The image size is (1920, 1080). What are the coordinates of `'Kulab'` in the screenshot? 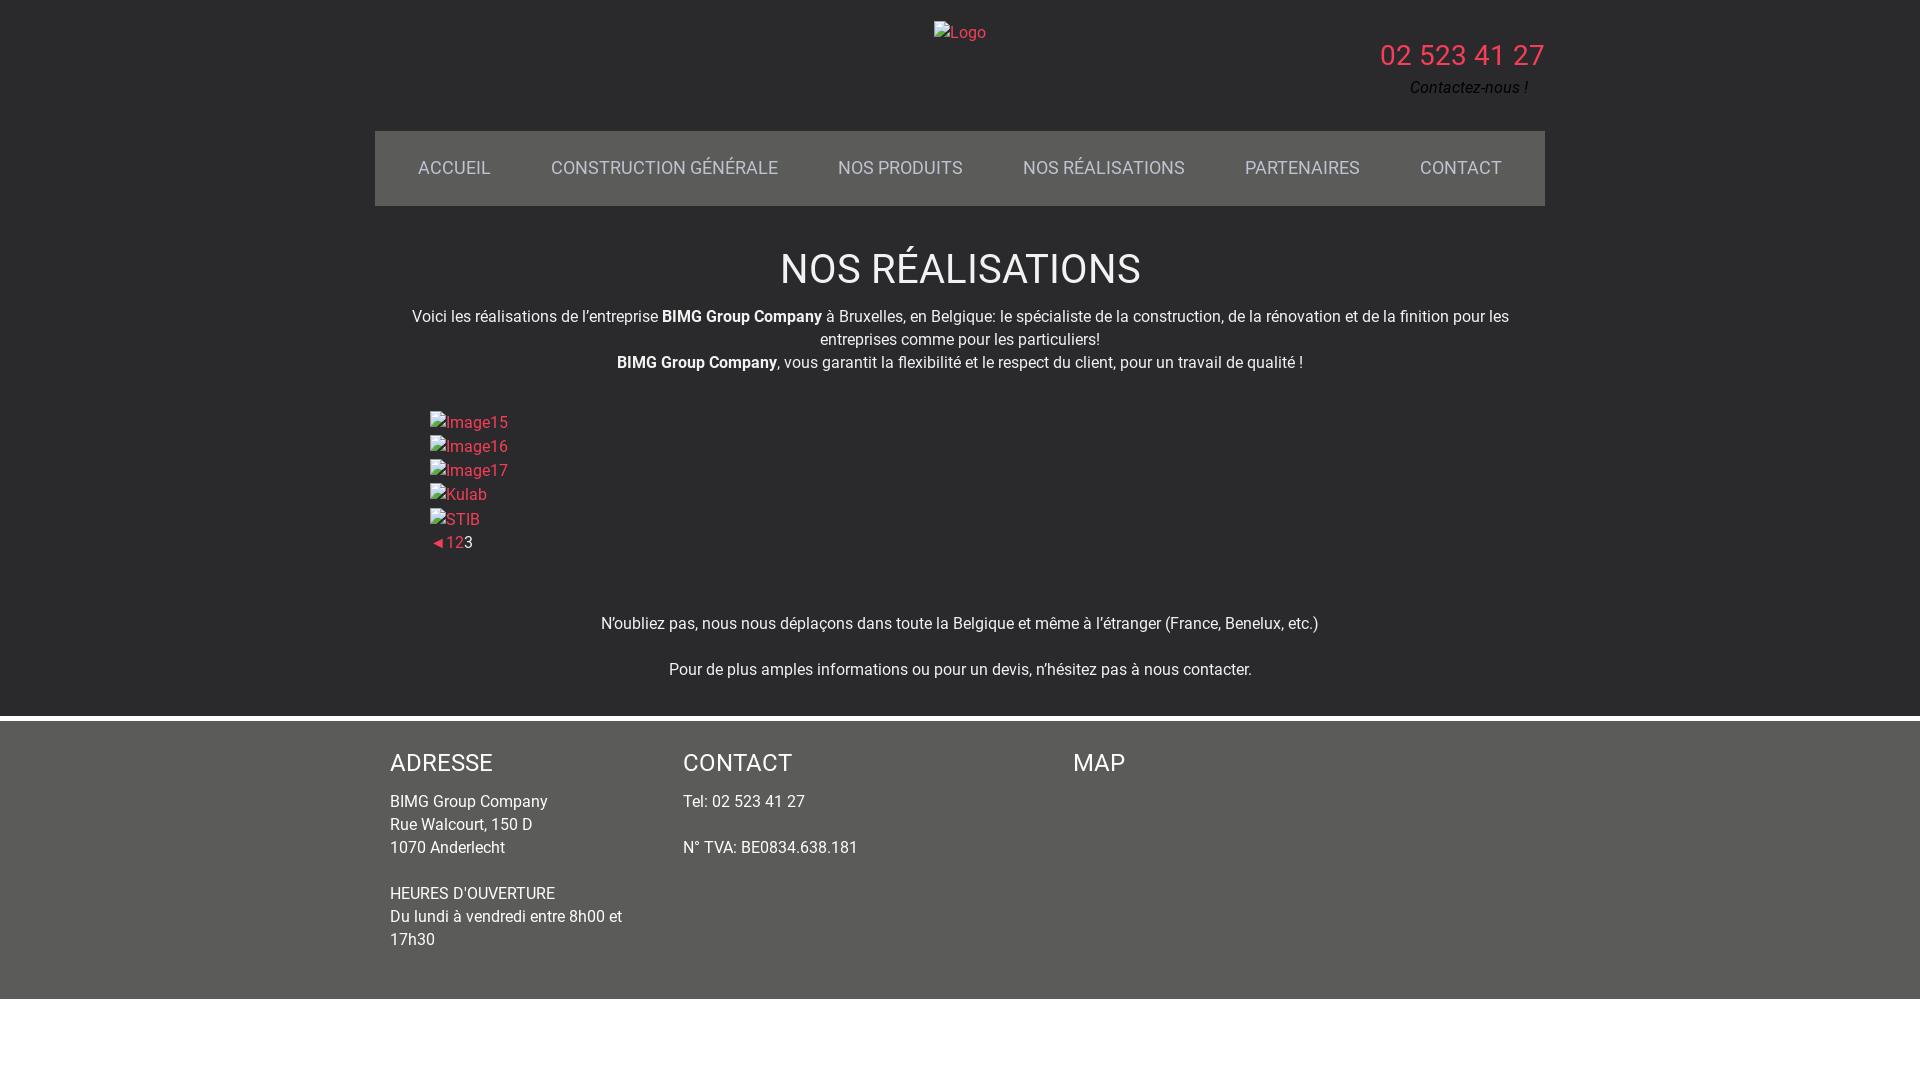 It's located at (457, 494).